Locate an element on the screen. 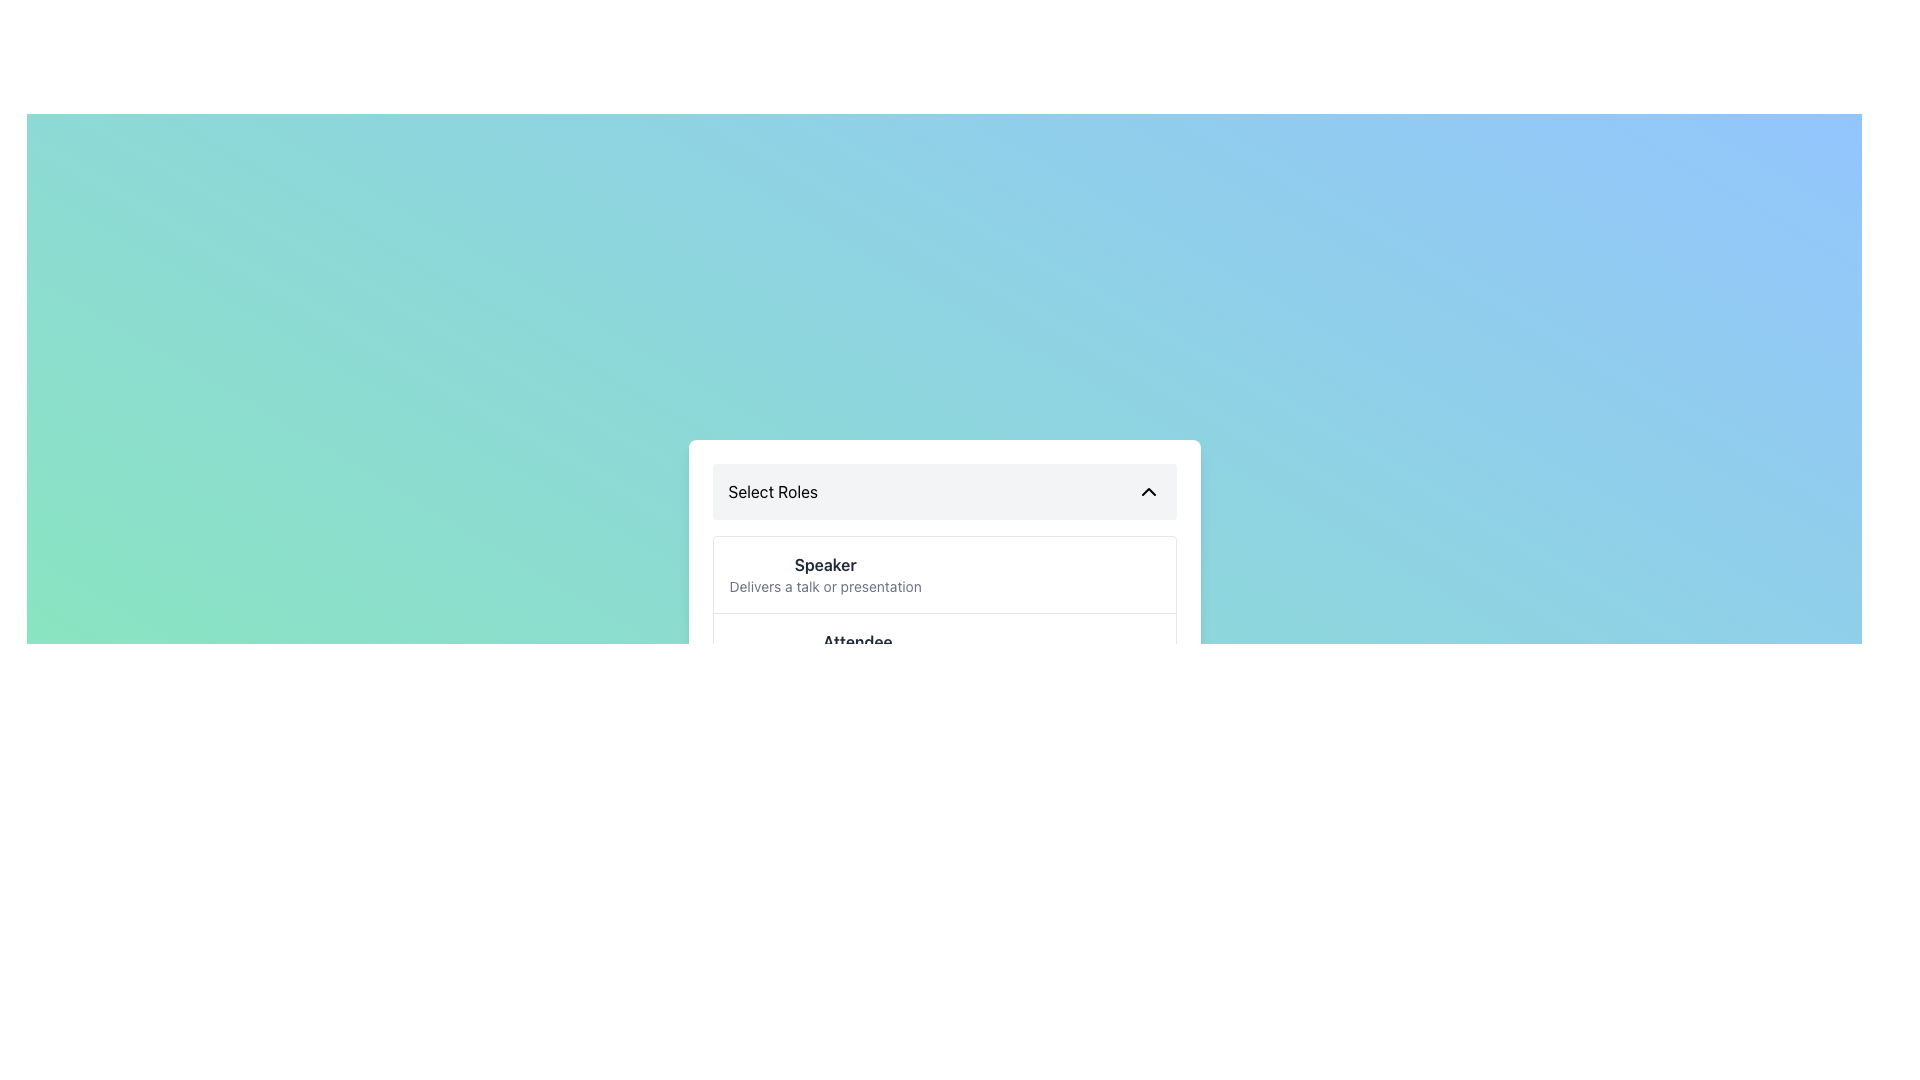 This screenshot has width=1920, height=1080. the first list item in the 'Select Roles' section that provides information about the 'Speaker' role is located at coordinates (943, 574).